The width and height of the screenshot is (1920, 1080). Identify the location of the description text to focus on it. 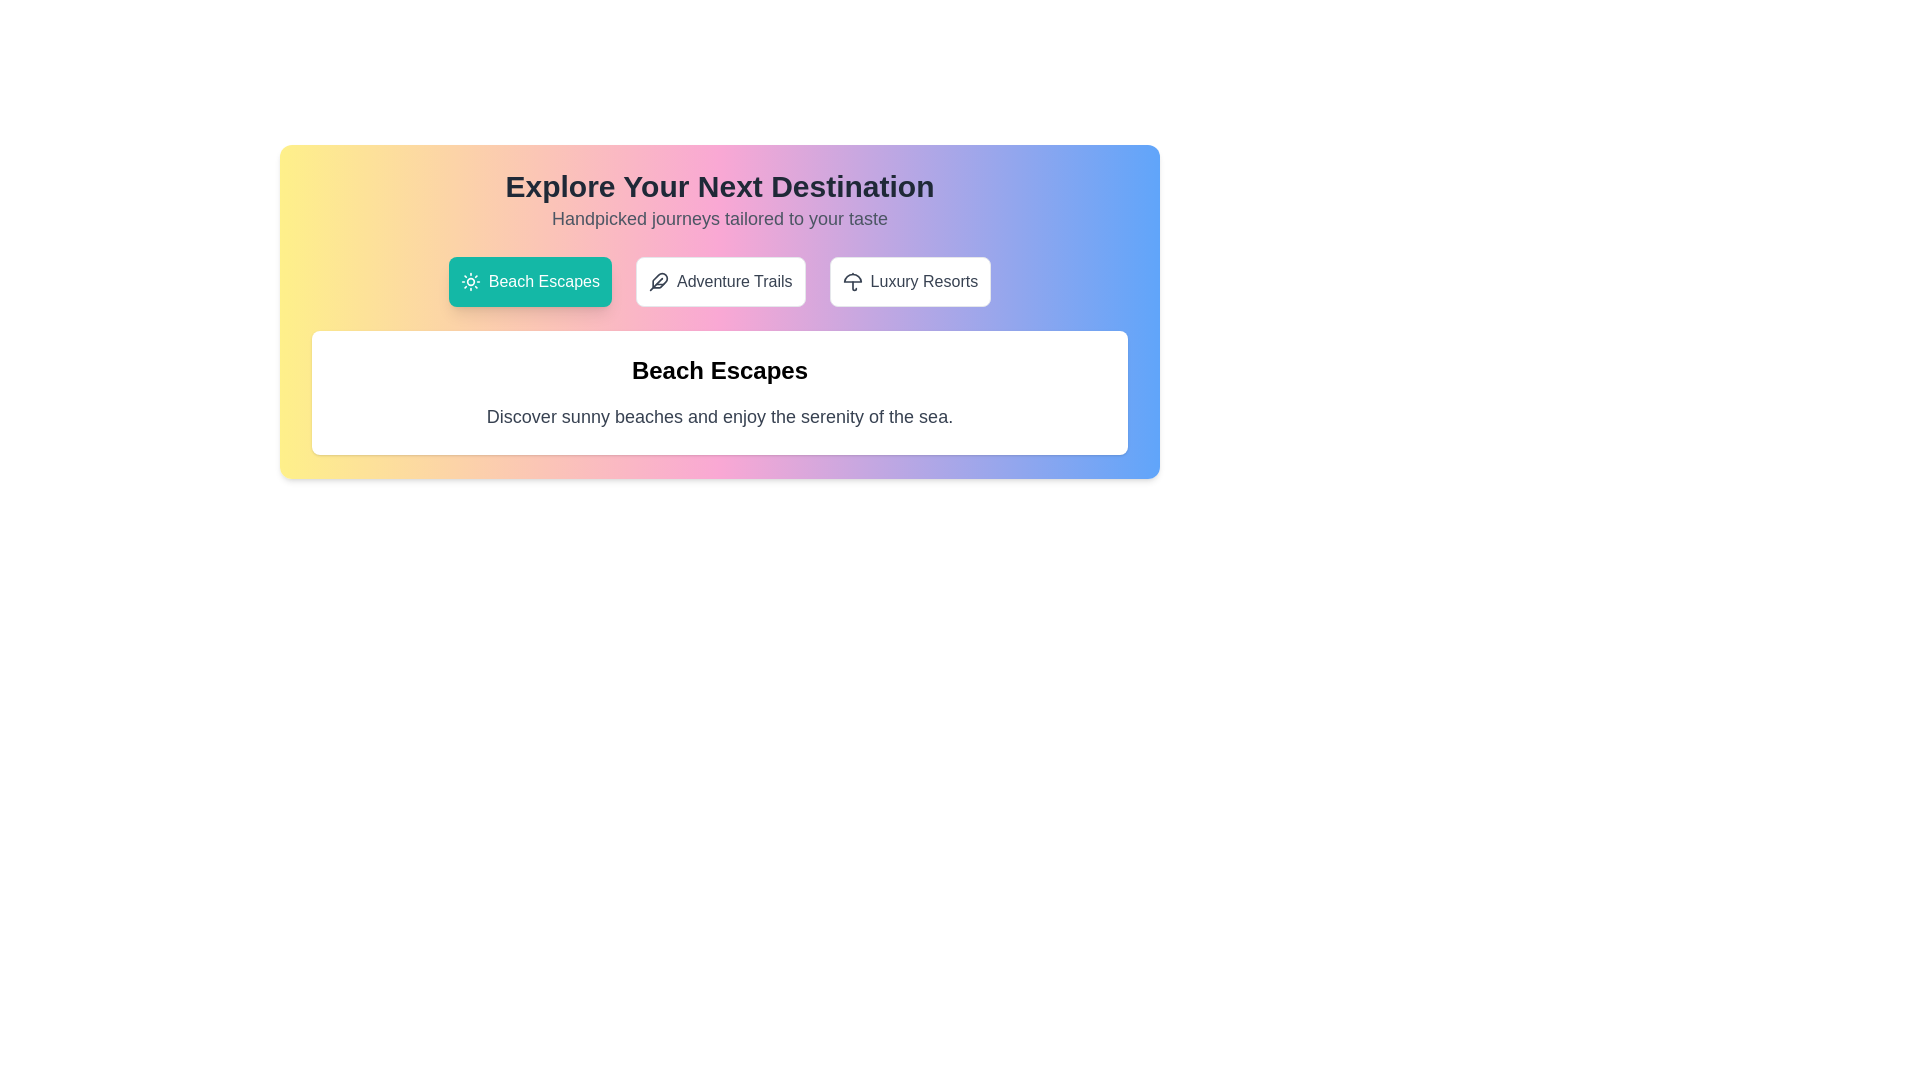
(720, 415).